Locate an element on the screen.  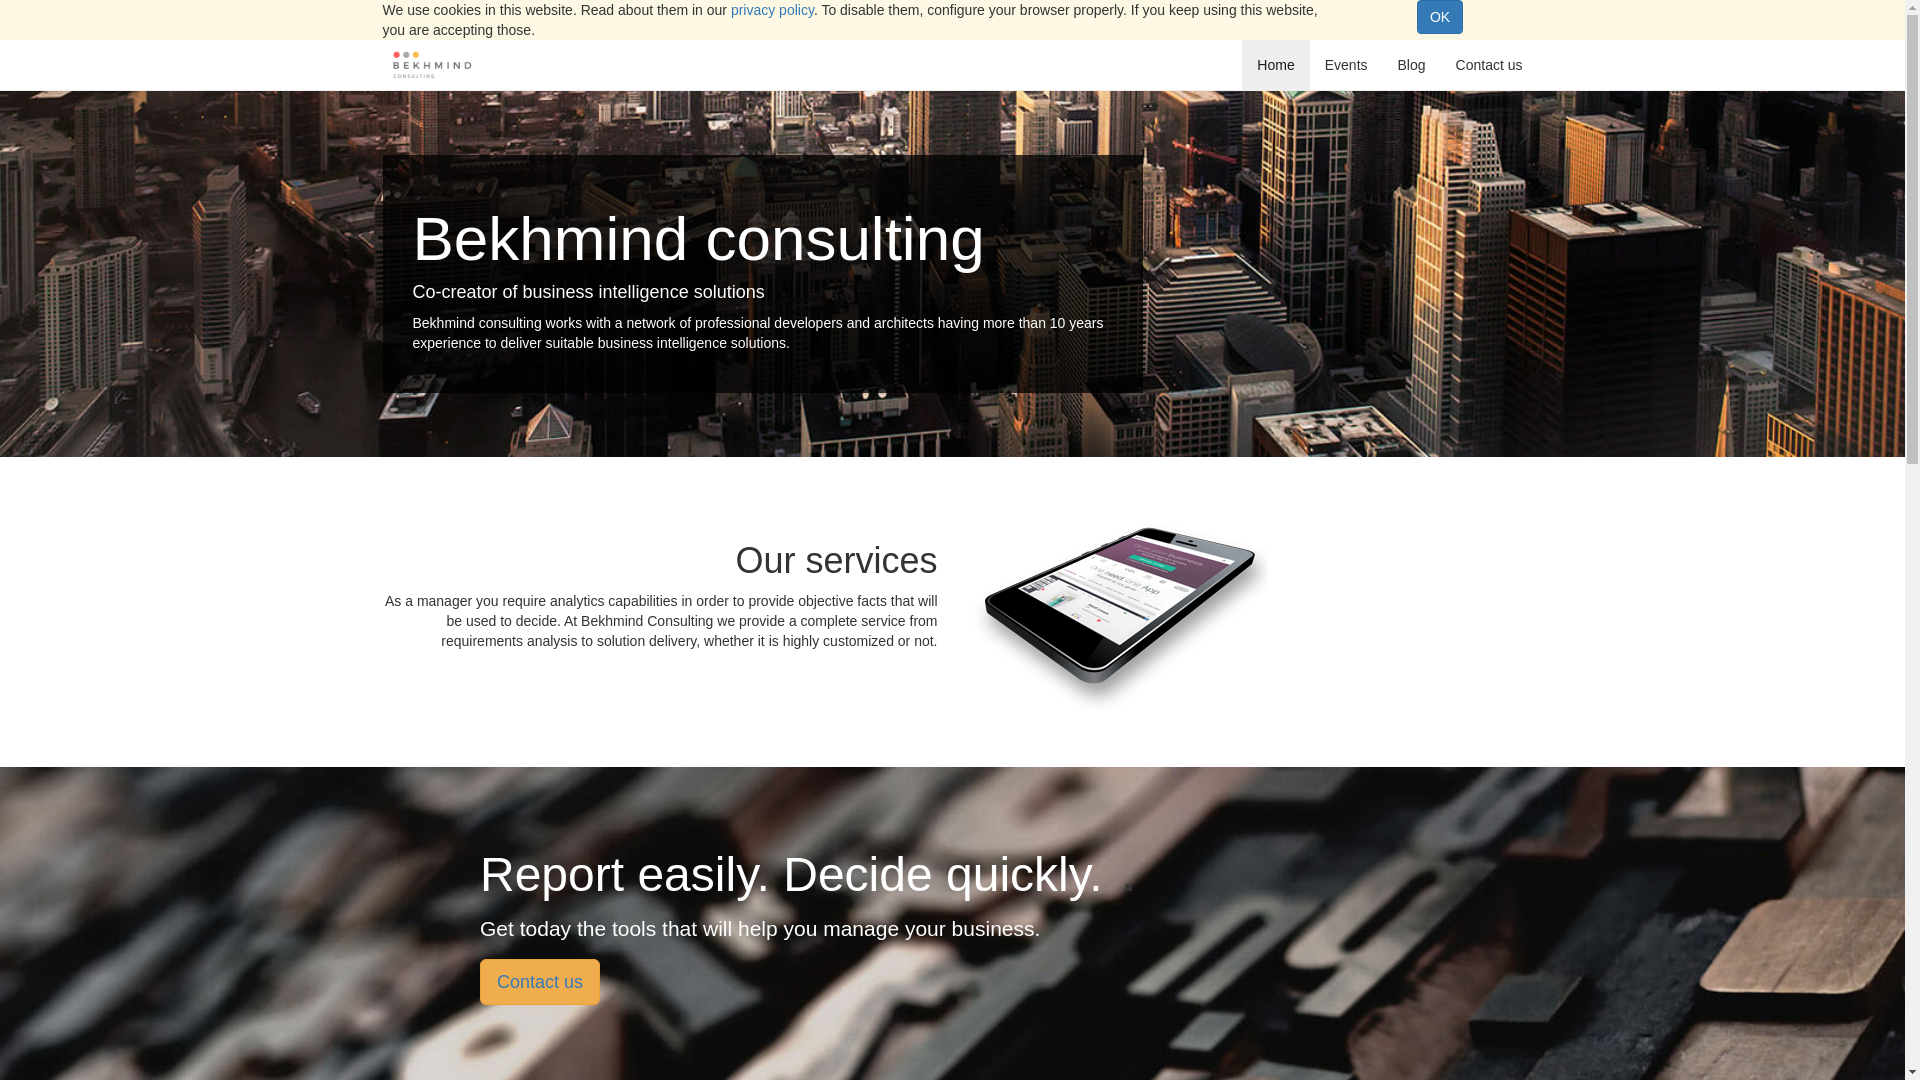
'Contact us' is located at coordinates (539, 981).